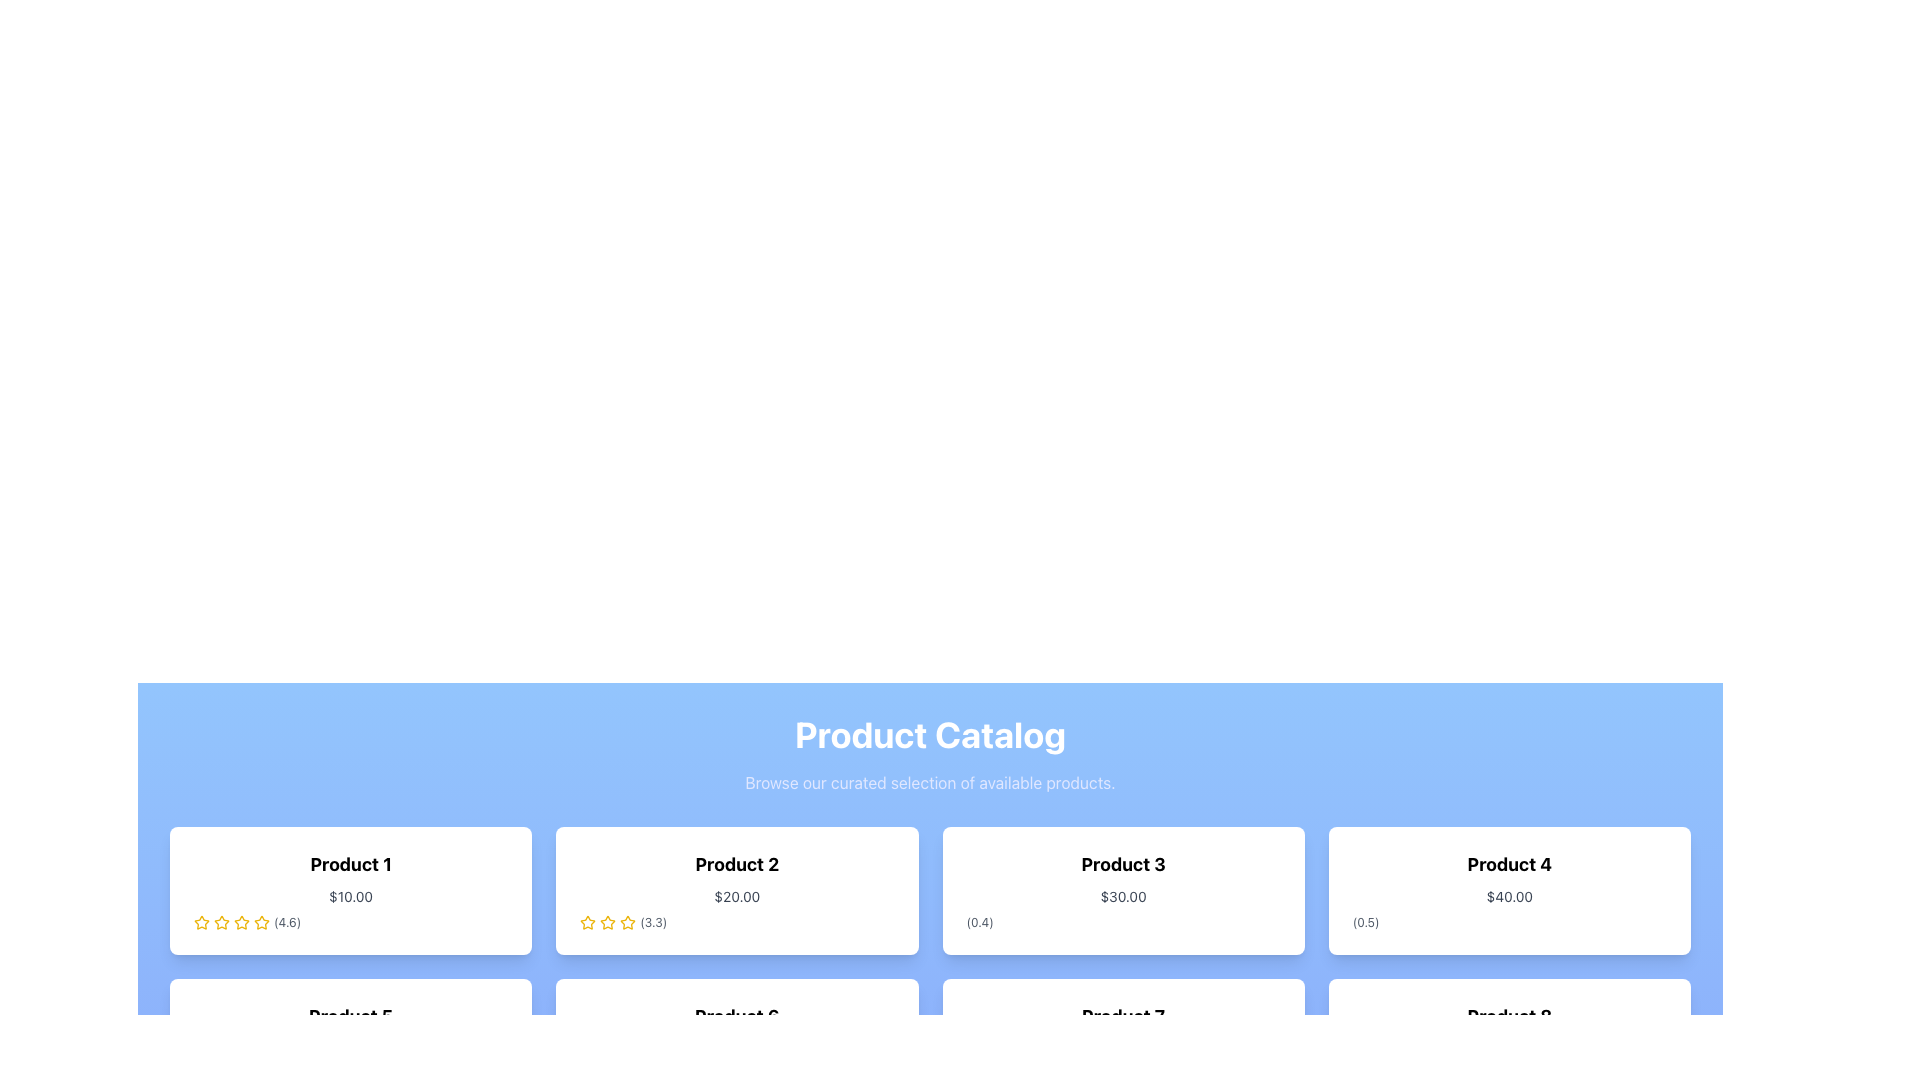 This screenshot has width=1920, height=1080. Describe the element at coordinates (1509, 890) in the screenshot. I see `the Information Card displaying 'Product 4' with the price '$40.00' and additional information '(0.5)' located in the first row, fourth column of the grid` at that location.